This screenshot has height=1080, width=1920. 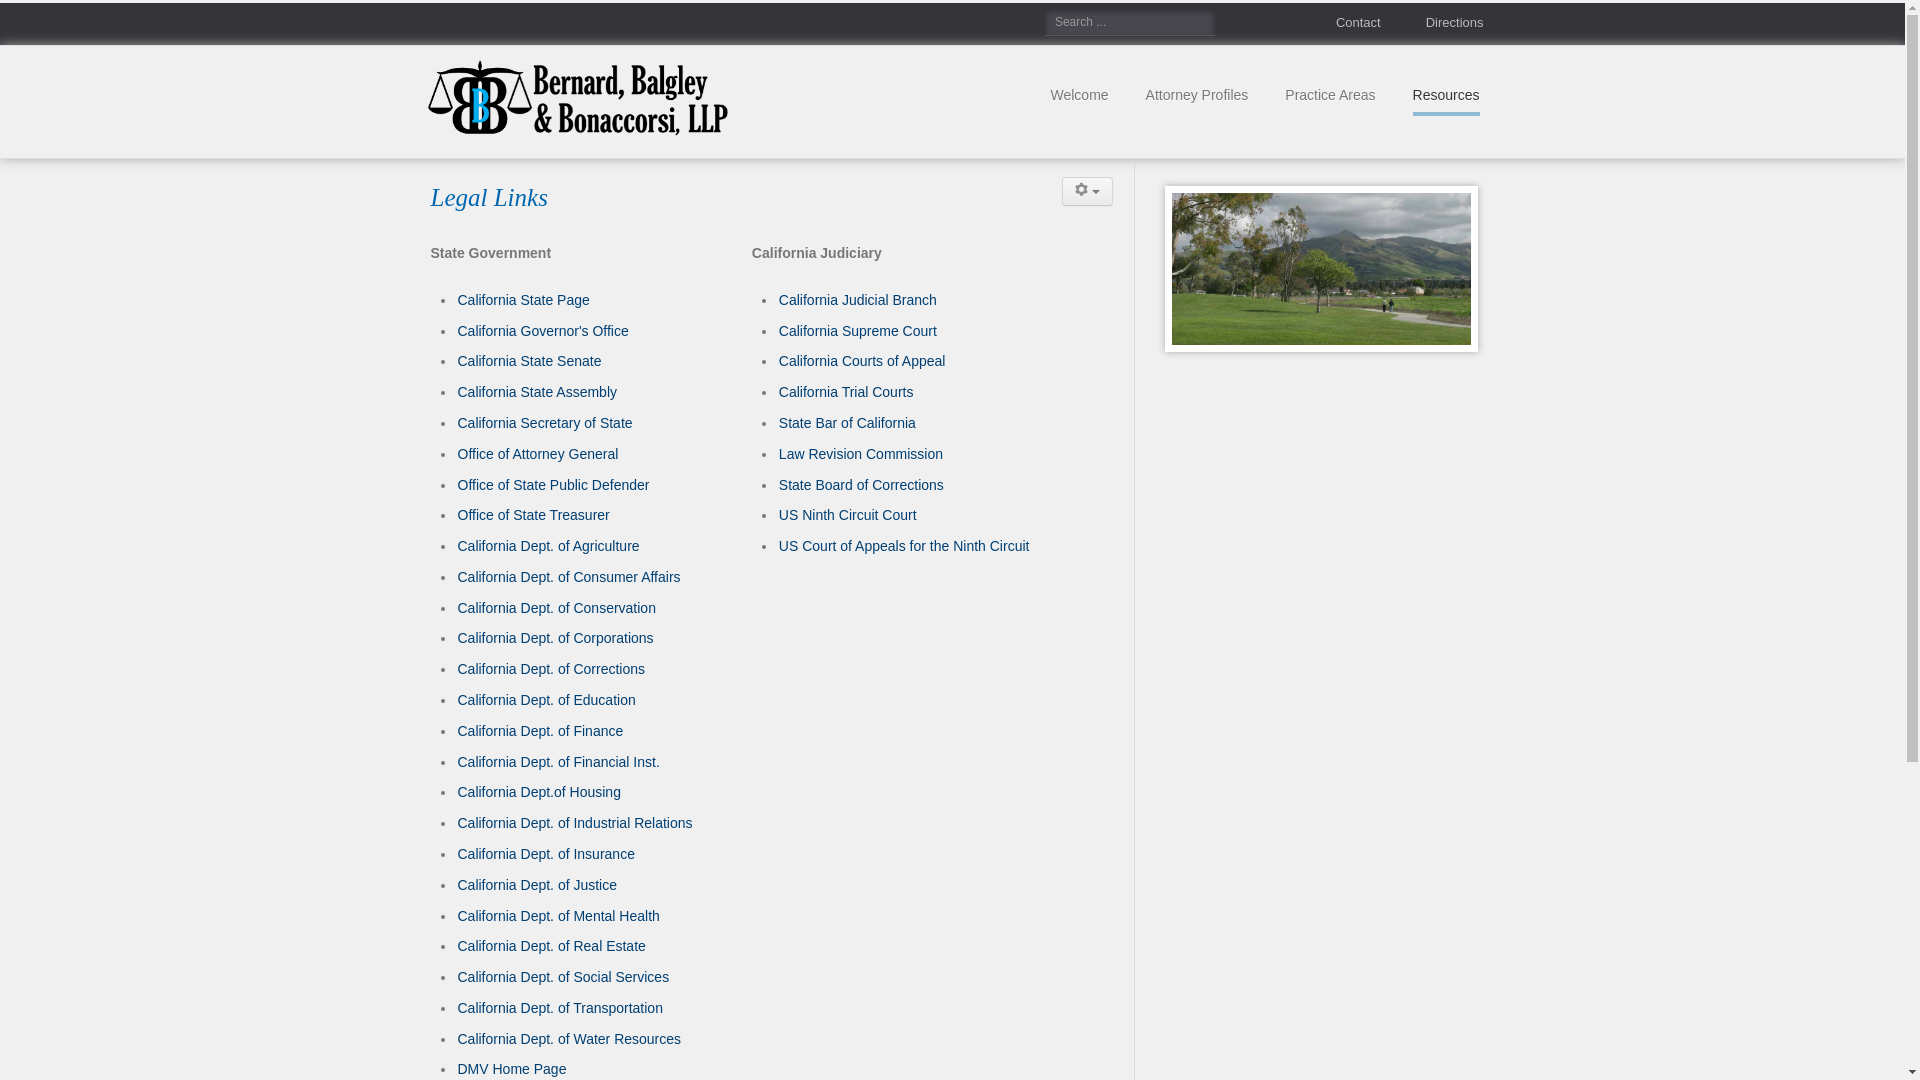 What do you see at coordinates (1078, 96) in the screenshot?
I see `'Welcome'` at bounding box center [1078, 96].